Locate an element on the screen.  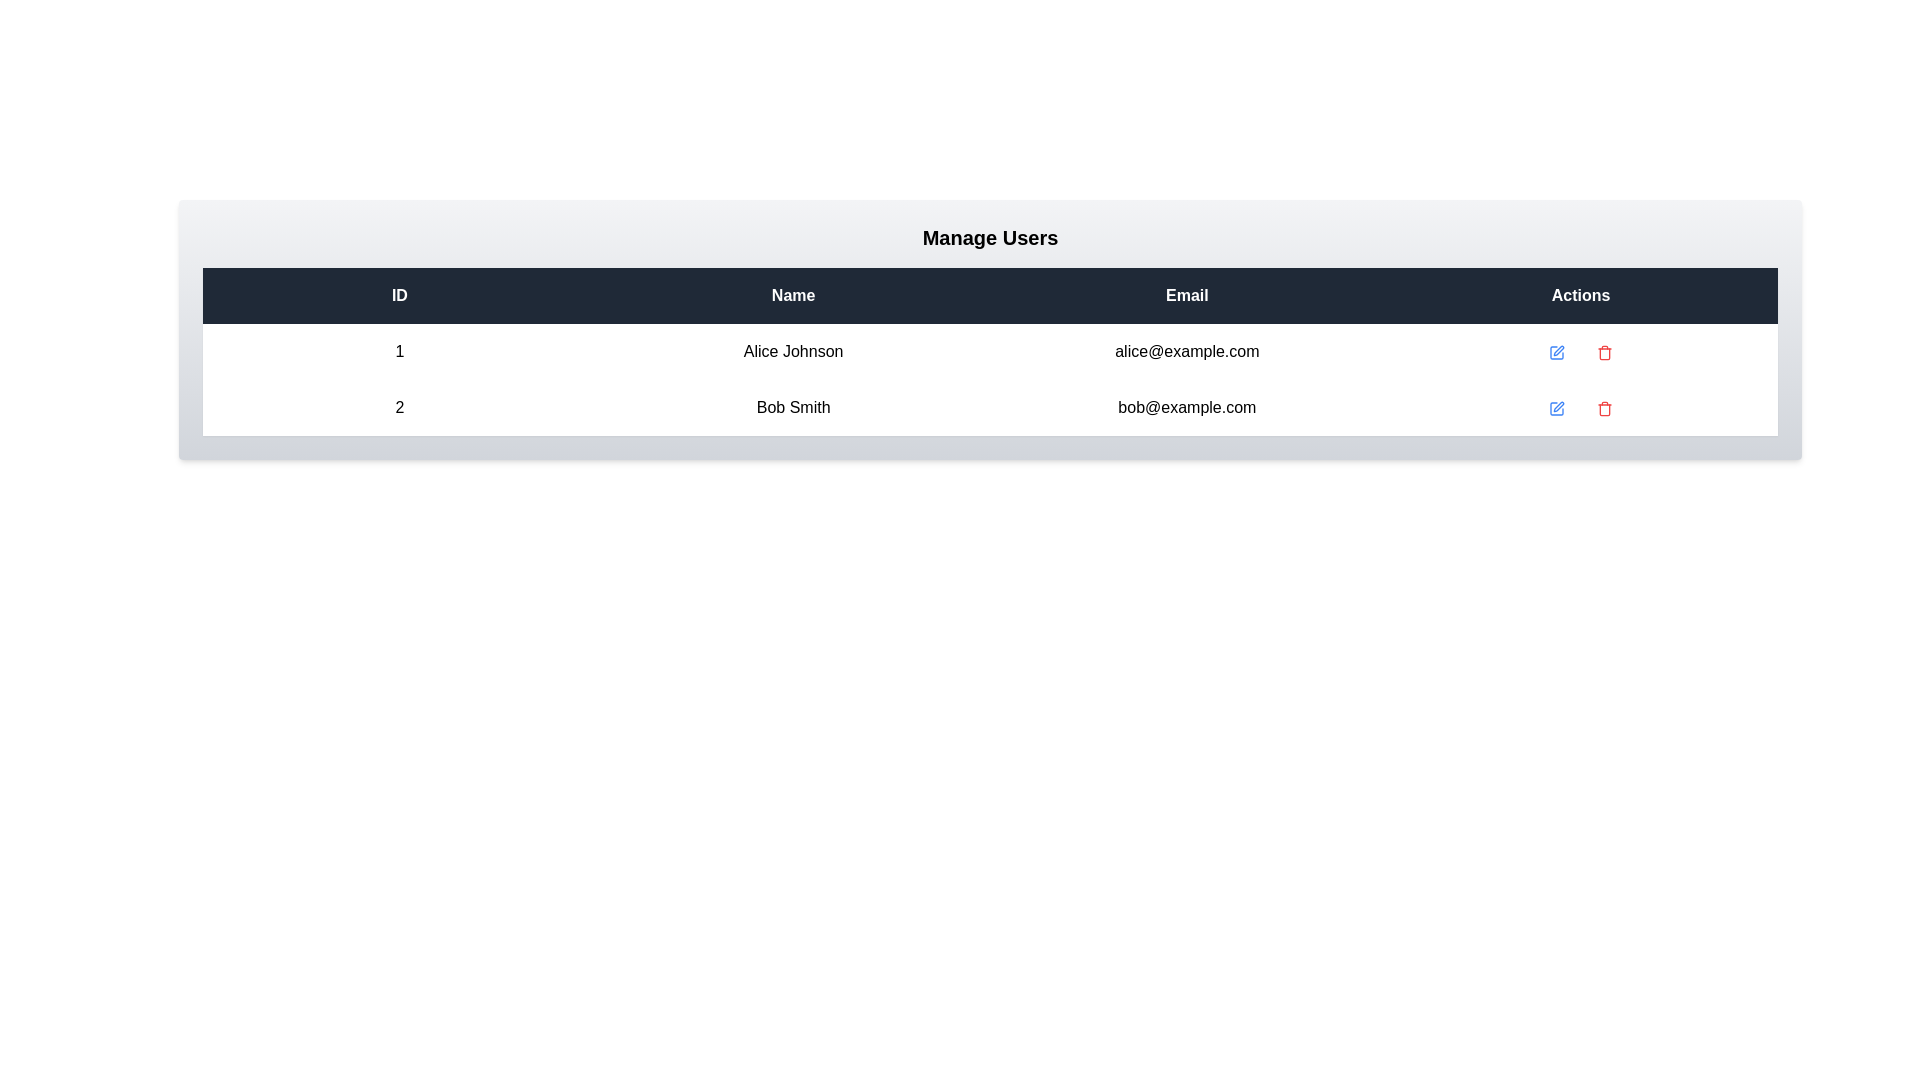
the Name header to sort the table by that column is located at coordinates (792, 296).